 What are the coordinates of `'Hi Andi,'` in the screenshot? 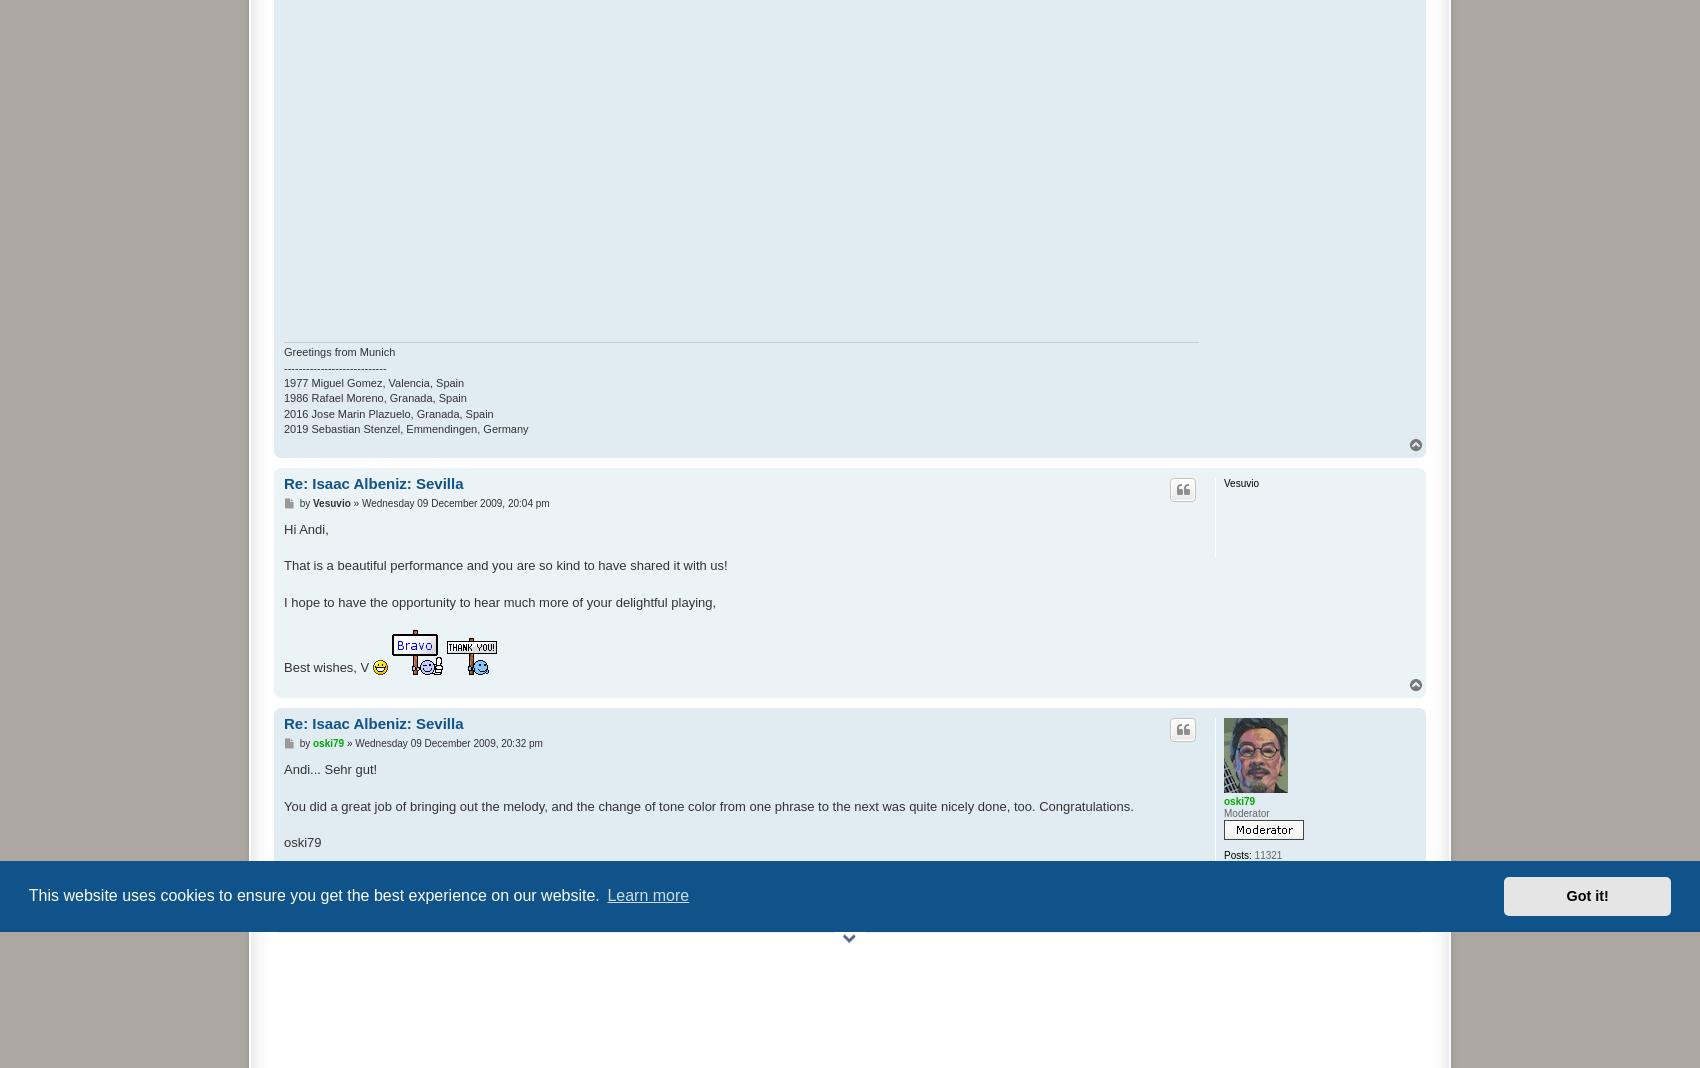 It's located at (306, 528).